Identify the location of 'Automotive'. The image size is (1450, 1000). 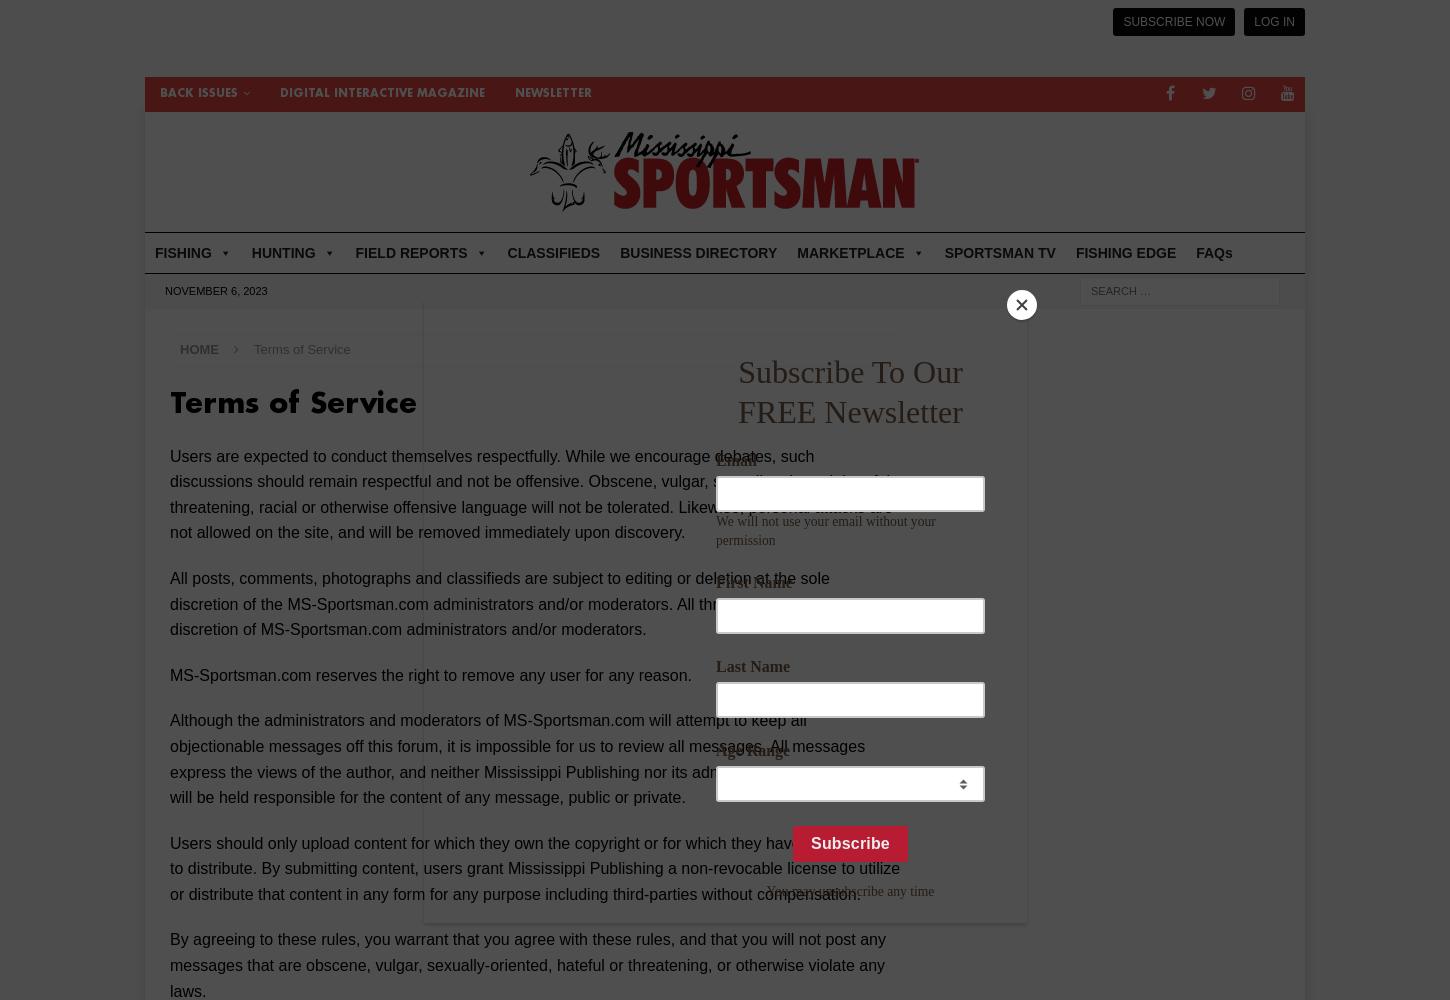
(832, 369).